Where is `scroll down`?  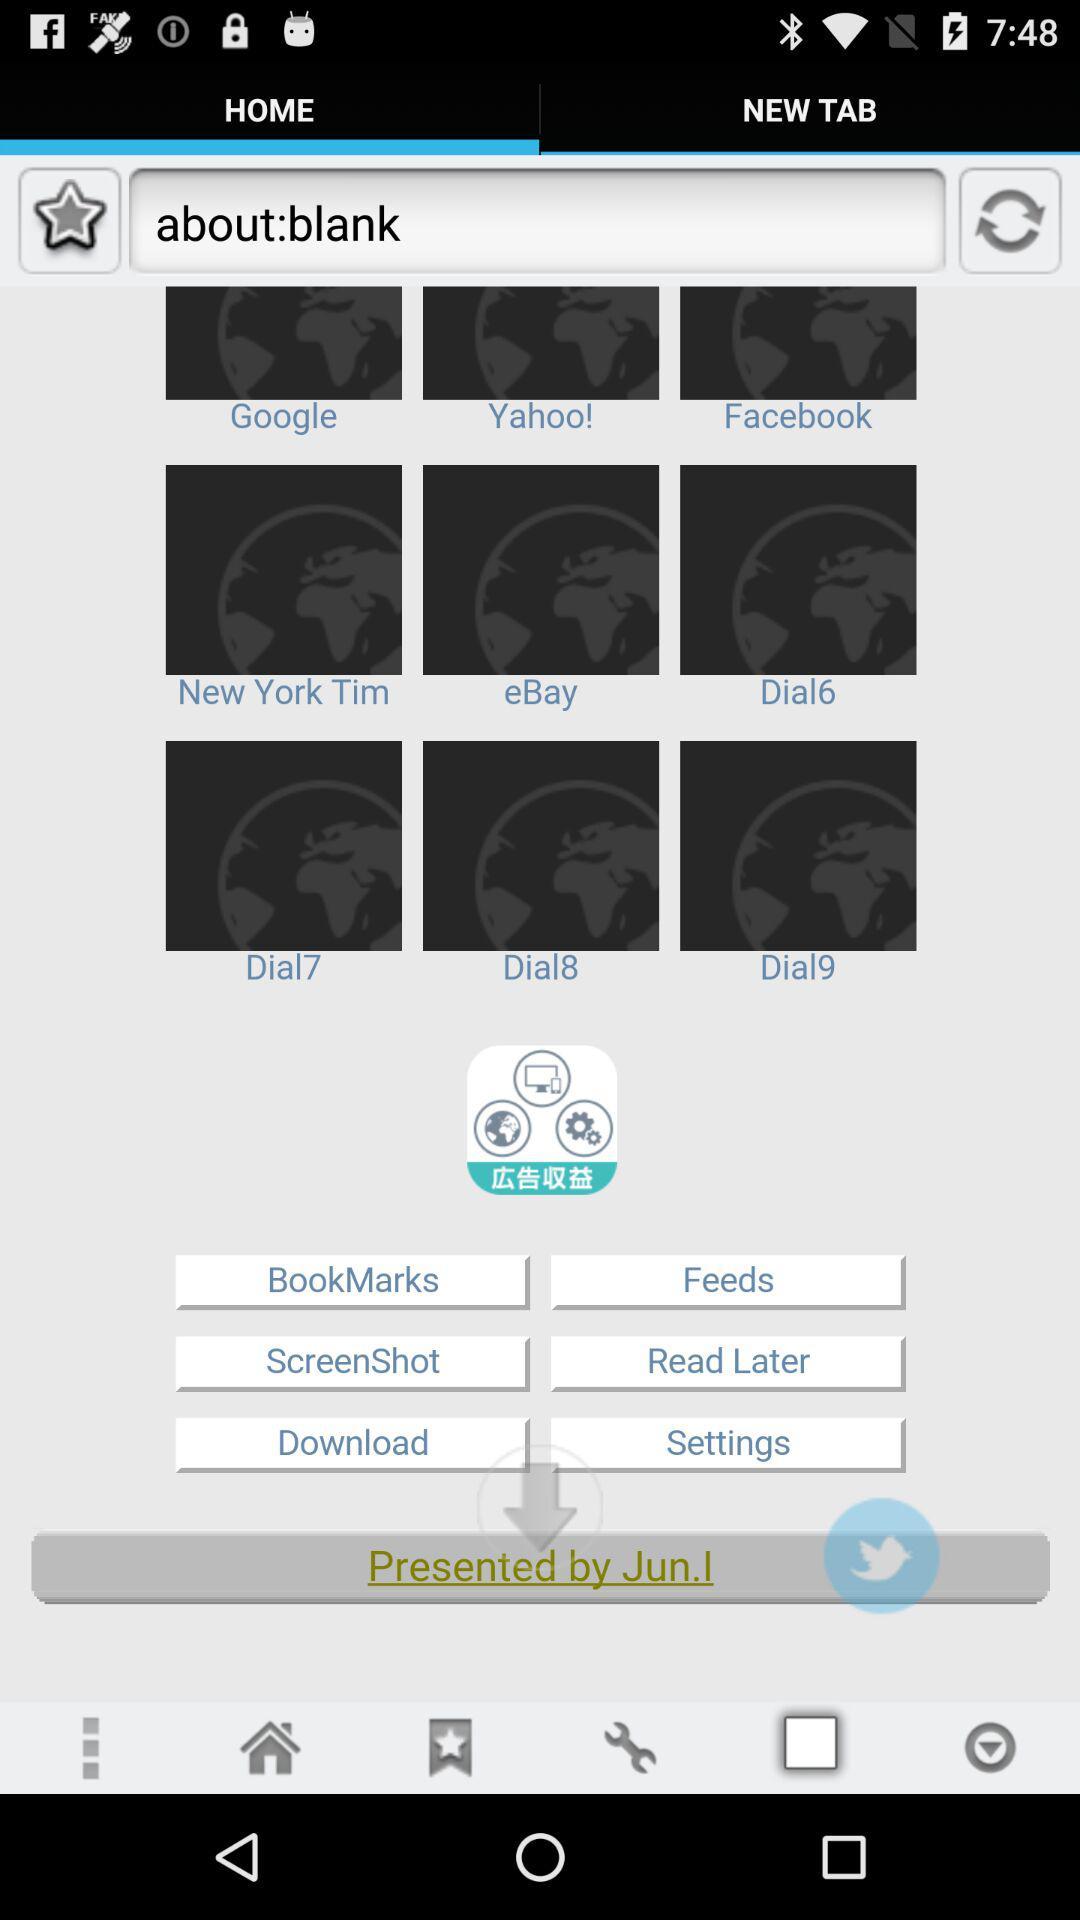
scroll down is located at coordinates (540, 1507).